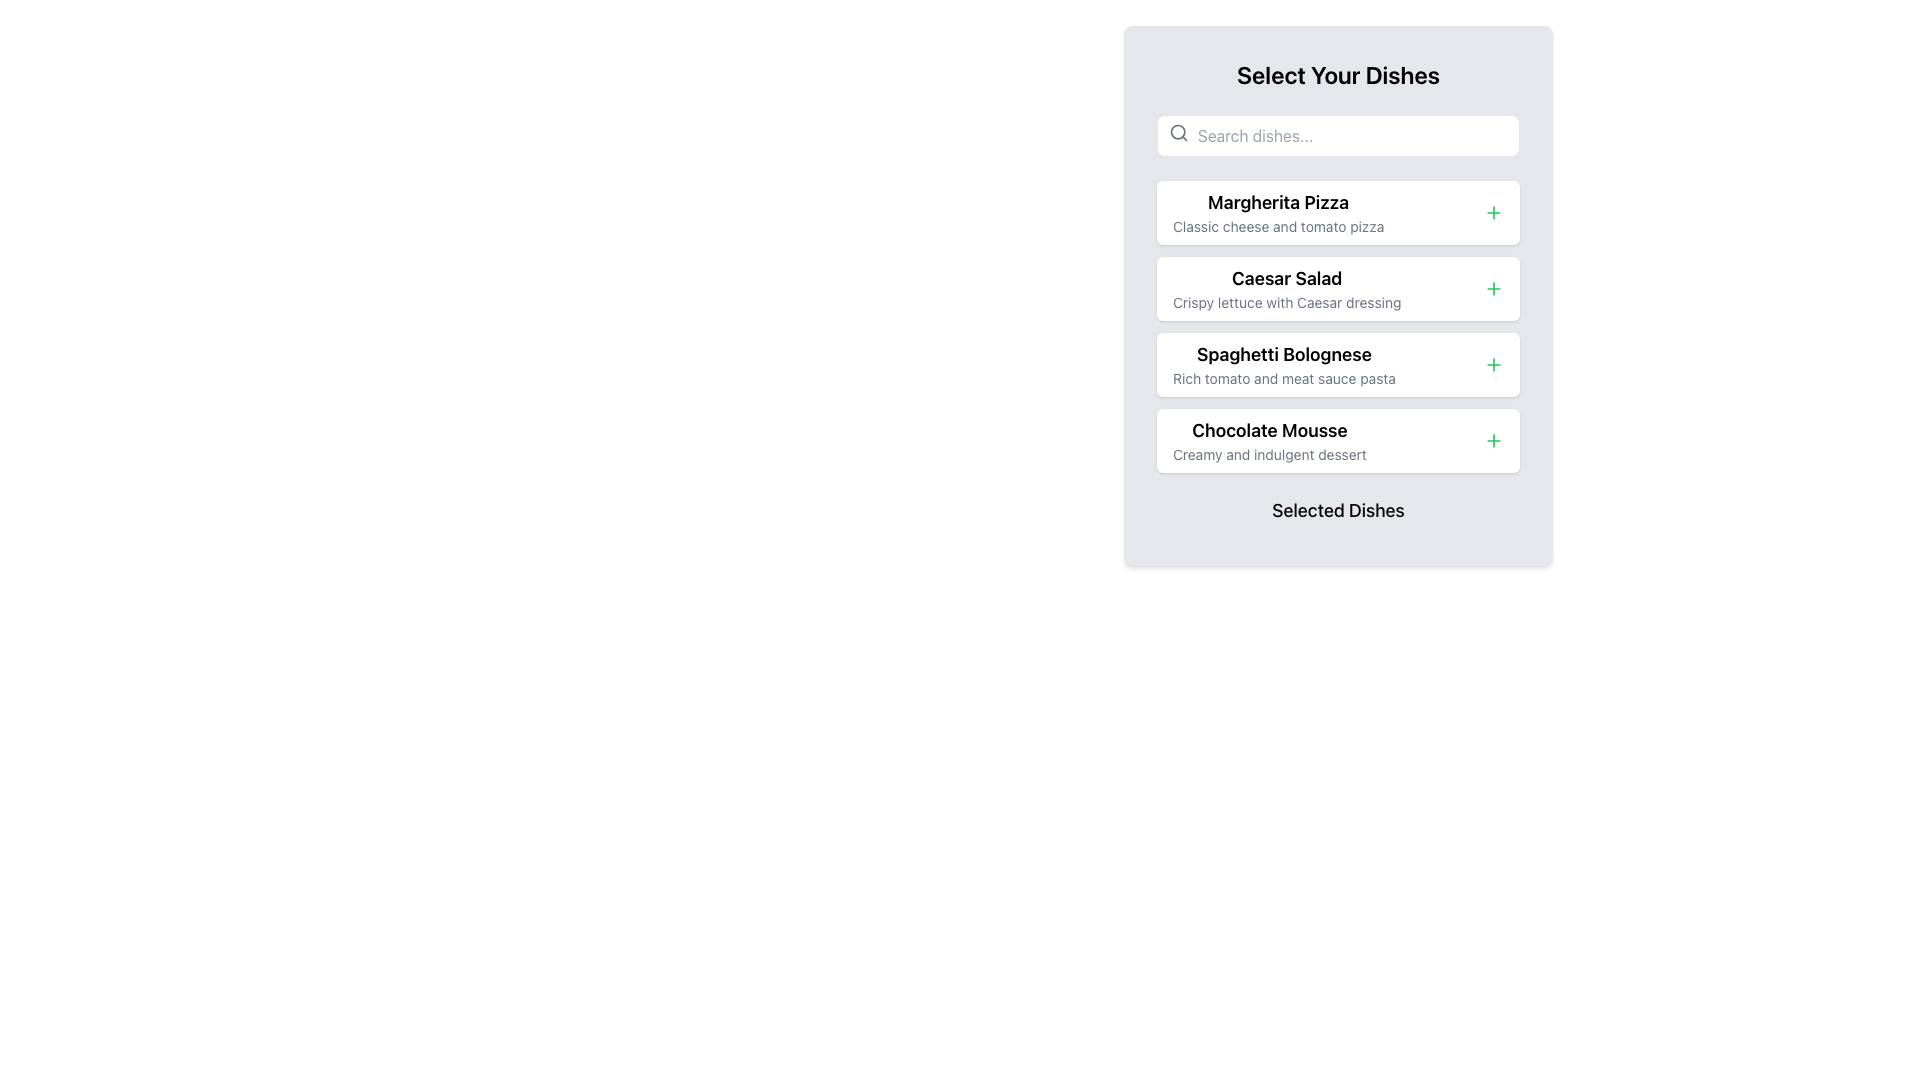 The image size is (1920, 1080). I want to click on textual description of the 'Chocolate Mousse' menu item located below the bold title 'Chocolate Mousse', so click(1268, 455).